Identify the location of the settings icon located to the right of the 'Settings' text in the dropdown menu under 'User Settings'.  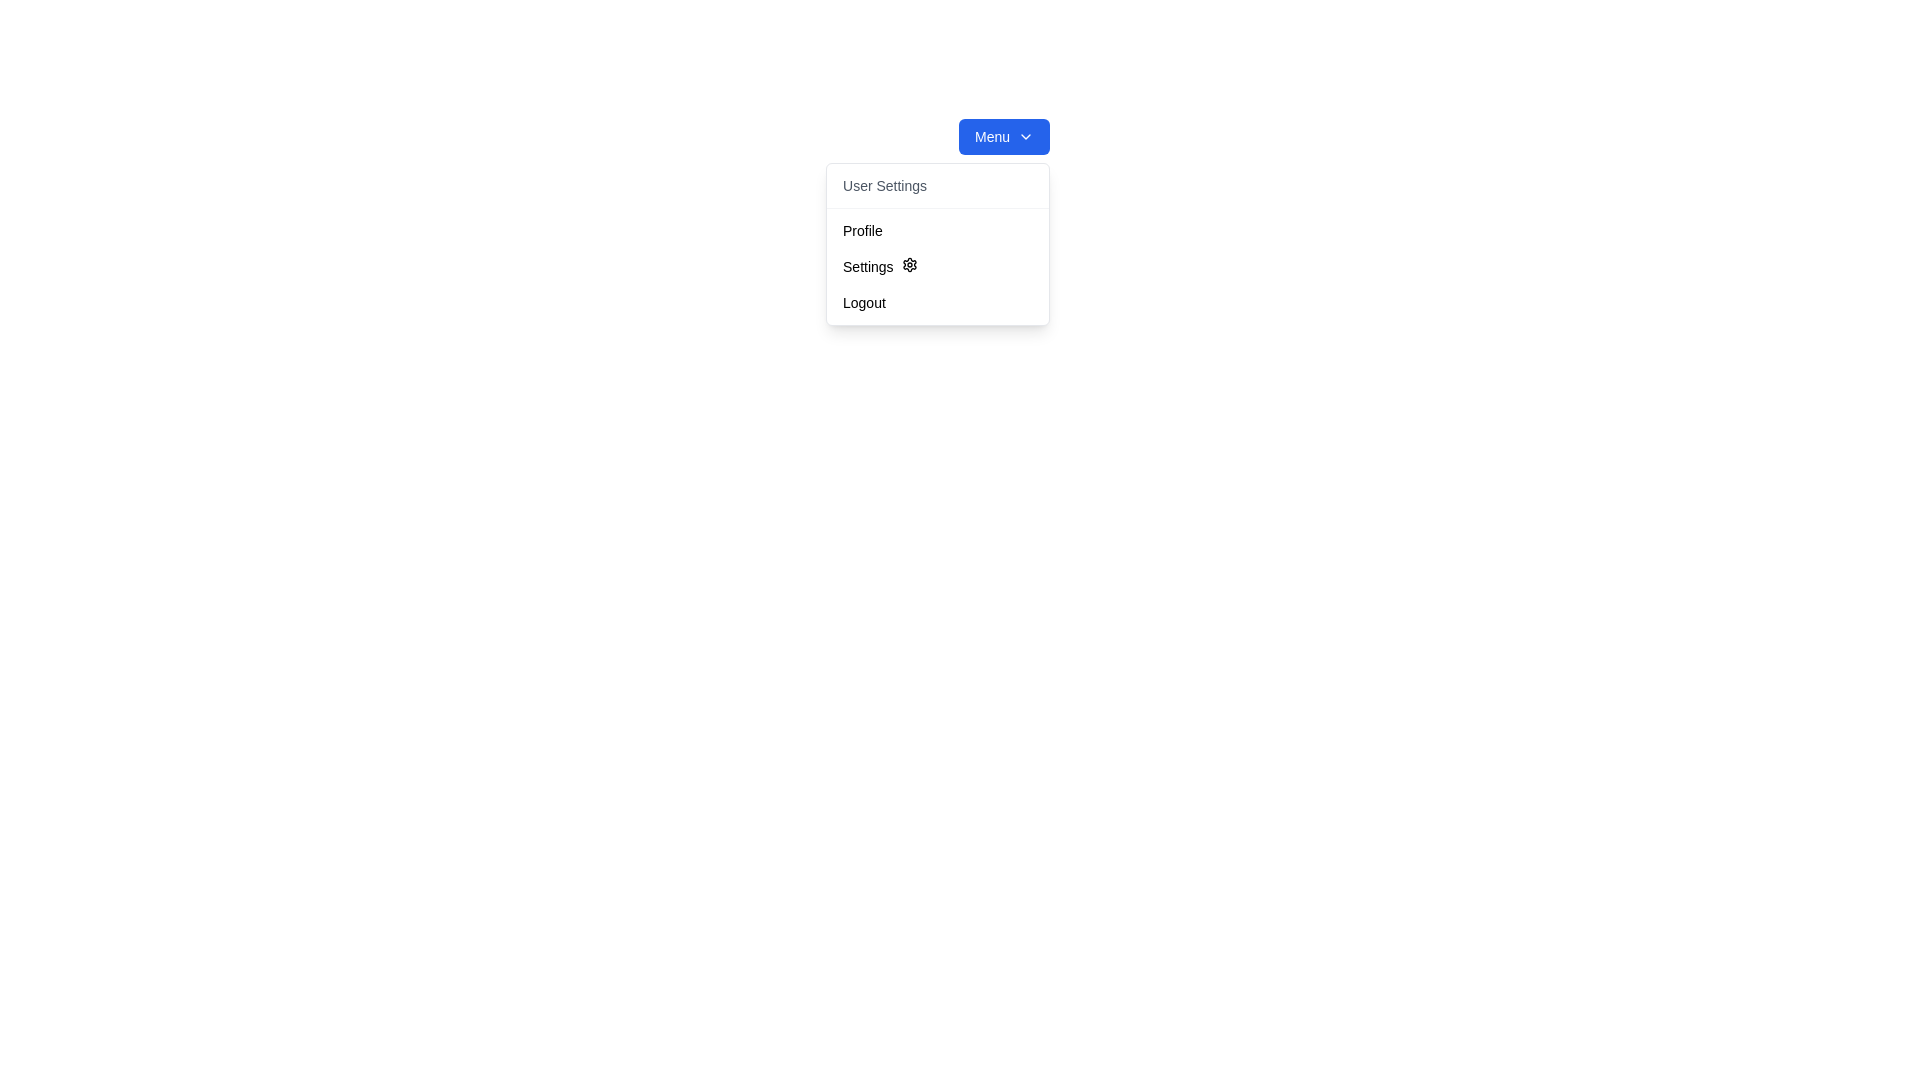
(908, 264).